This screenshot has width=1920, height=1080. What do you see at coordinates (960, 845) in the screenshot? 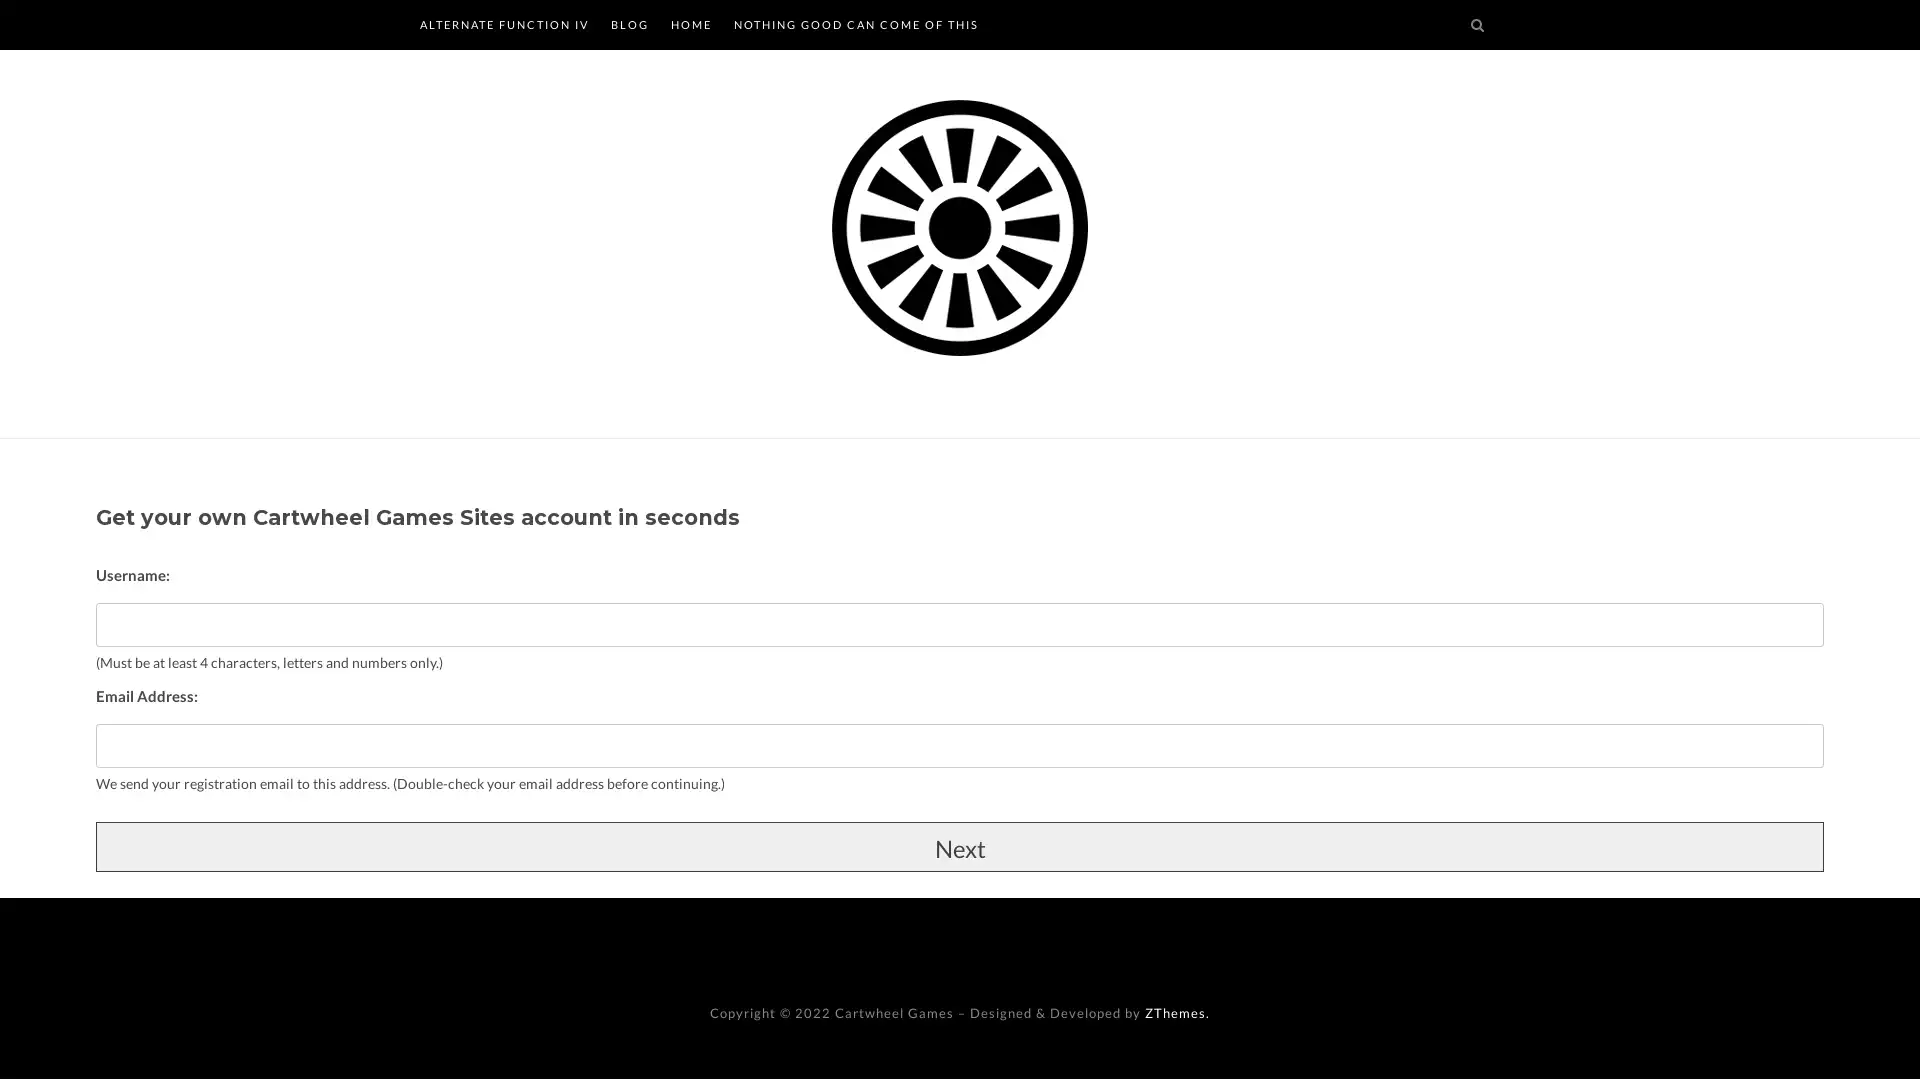
I see `Next` at bounding box center [960, 845].